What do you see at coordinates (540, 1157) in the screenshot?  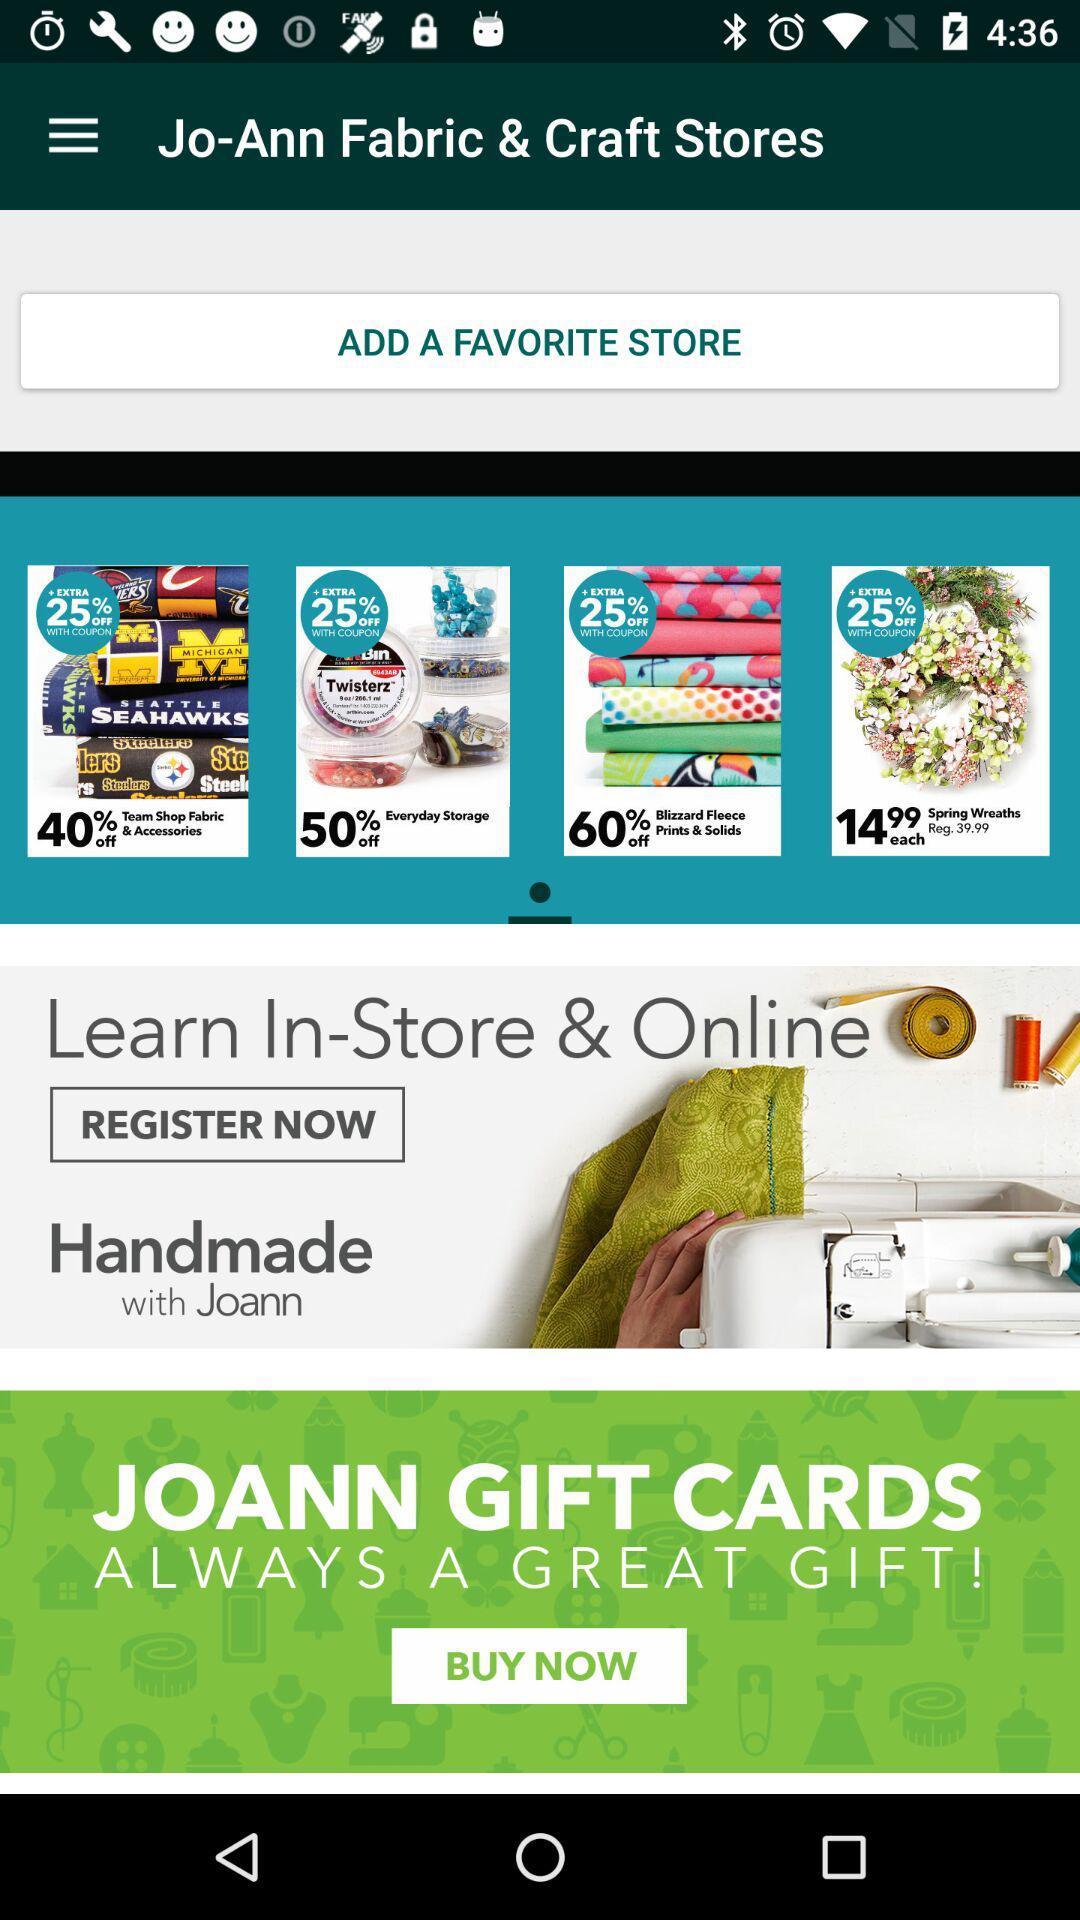 I see `register for program` at bounding box center [540, 1157].